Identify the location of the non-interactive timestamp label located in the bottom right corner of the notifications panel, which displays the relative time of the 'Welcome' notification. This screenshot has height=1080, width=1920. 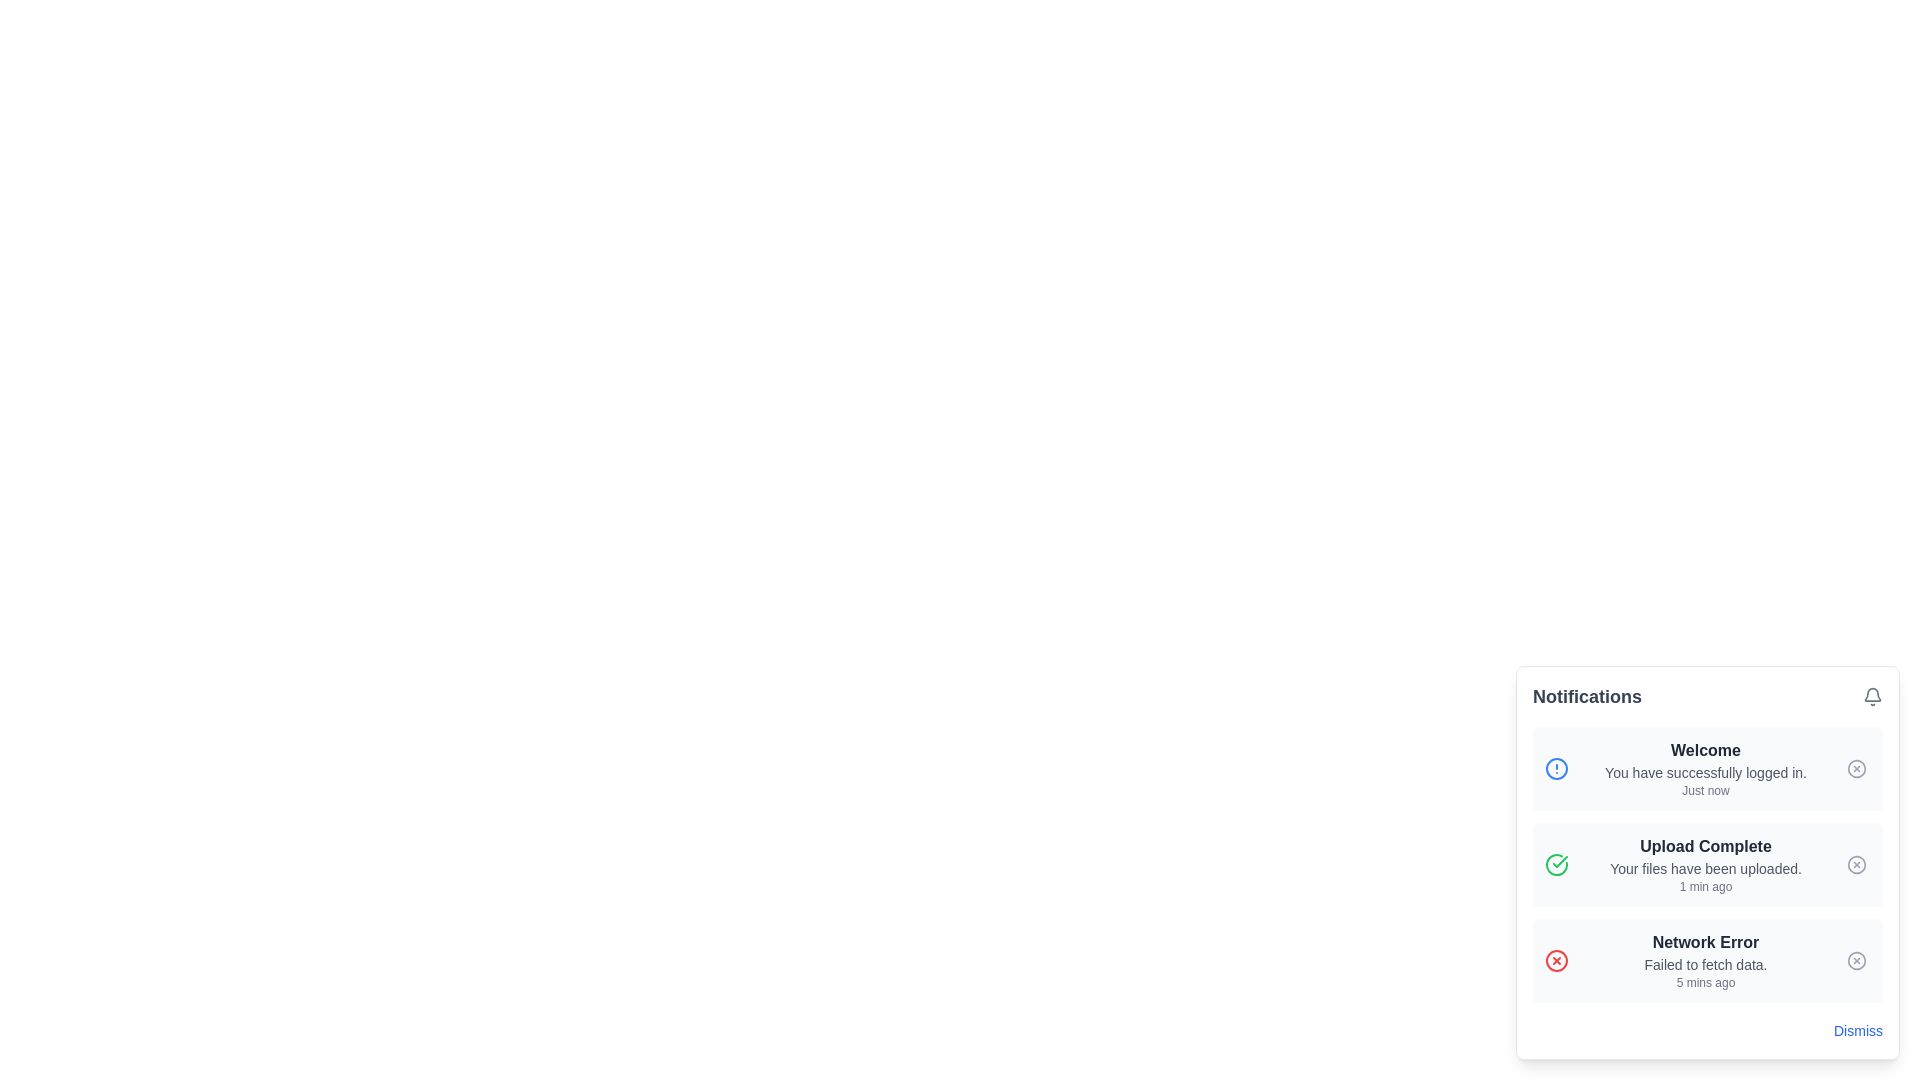
(1704, 789).